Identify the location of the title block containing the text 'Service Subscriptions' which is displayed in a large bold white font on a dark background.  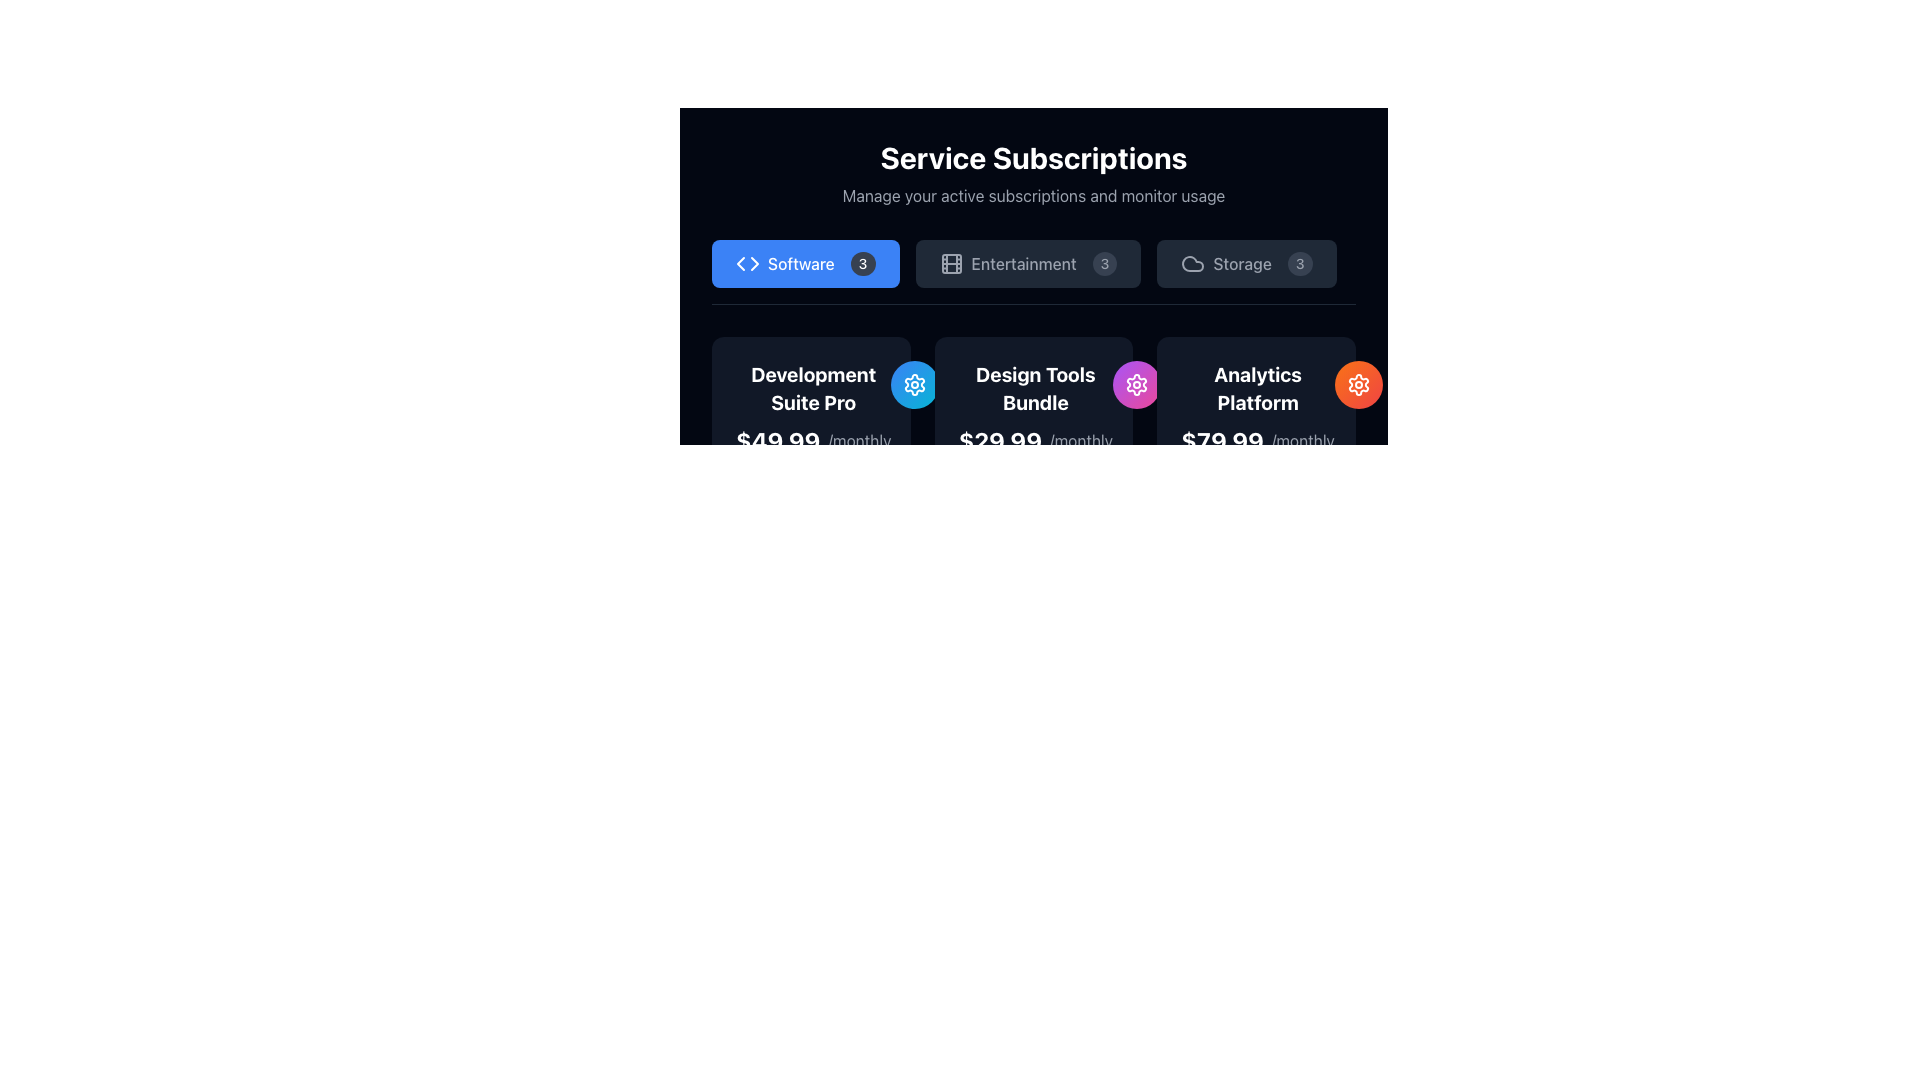
(1033, 172).